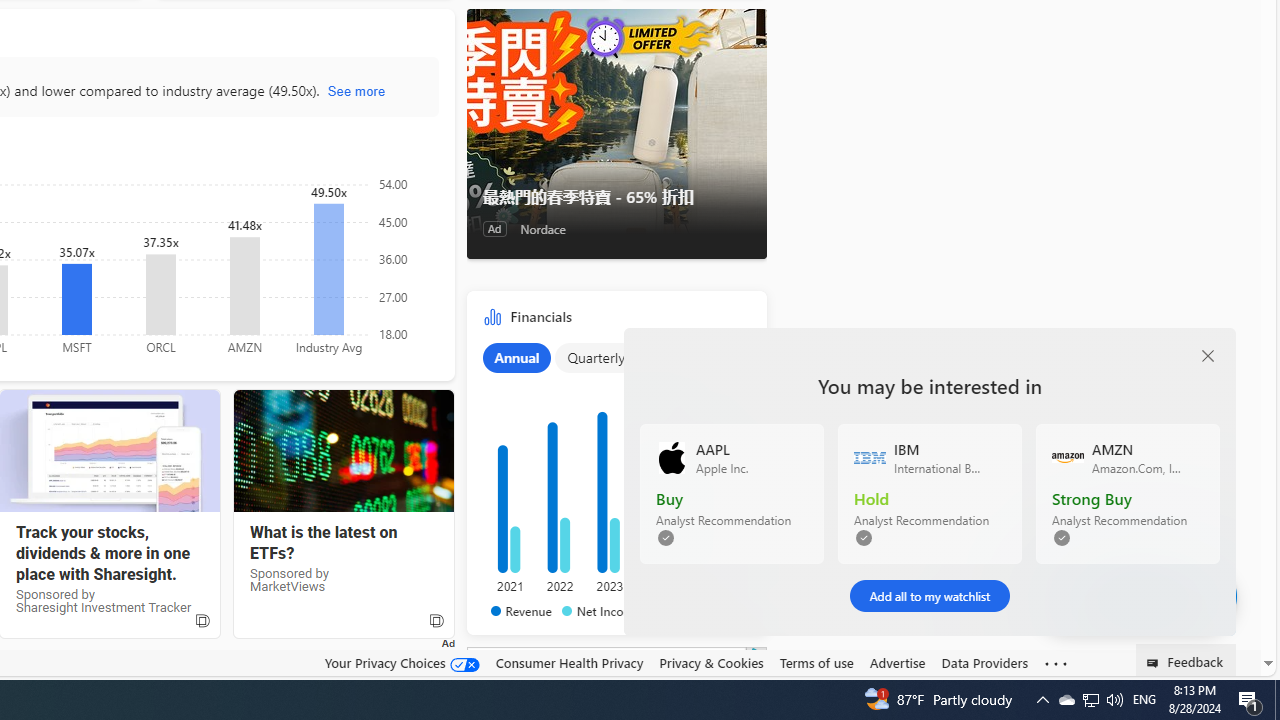 The width and height of the screenshot is (1280, 720). Describe the element at coordinates (1055, 663) in the screenshot. I see `'Class: oneFooter_seeMore-DS-EntryPoint1-1'` at that location.